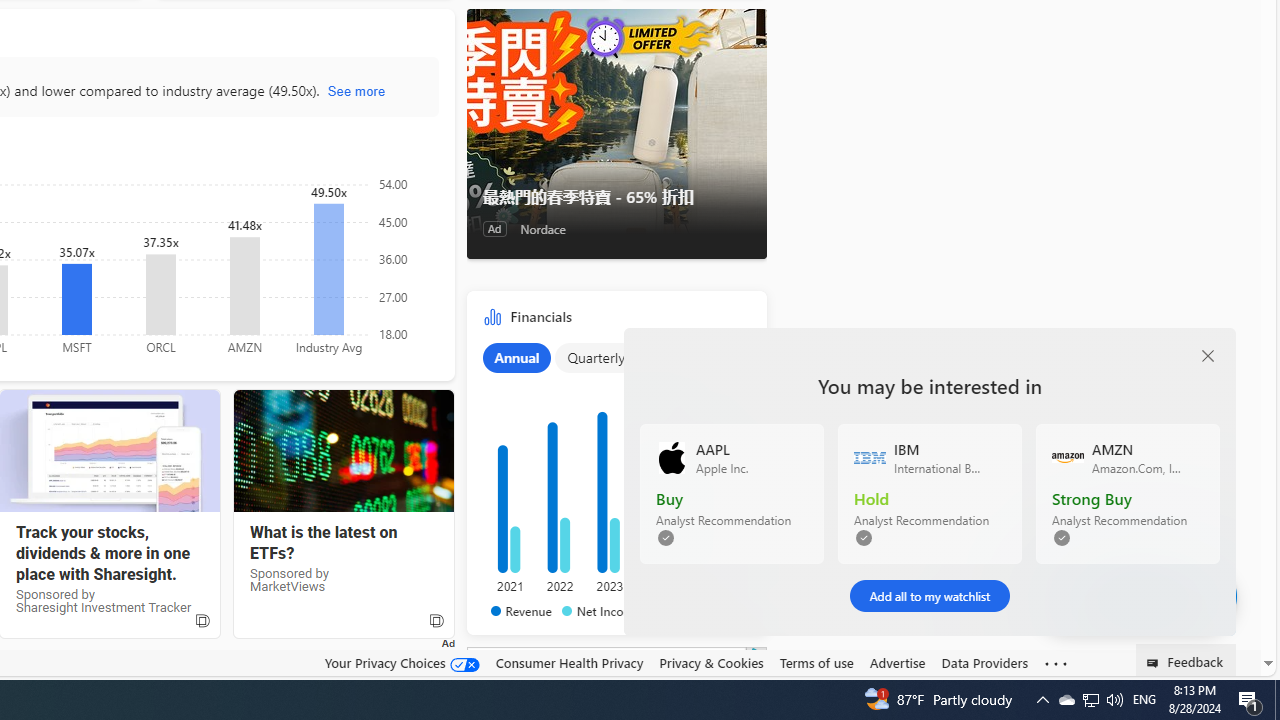 The width and height of the screenshot is (1280, 720). Describe the element at coordinates (1055, 663) in the screenshot. I see `'Class: oneFooter_seeMore-DS-EntryPoint1-1'` at that location.